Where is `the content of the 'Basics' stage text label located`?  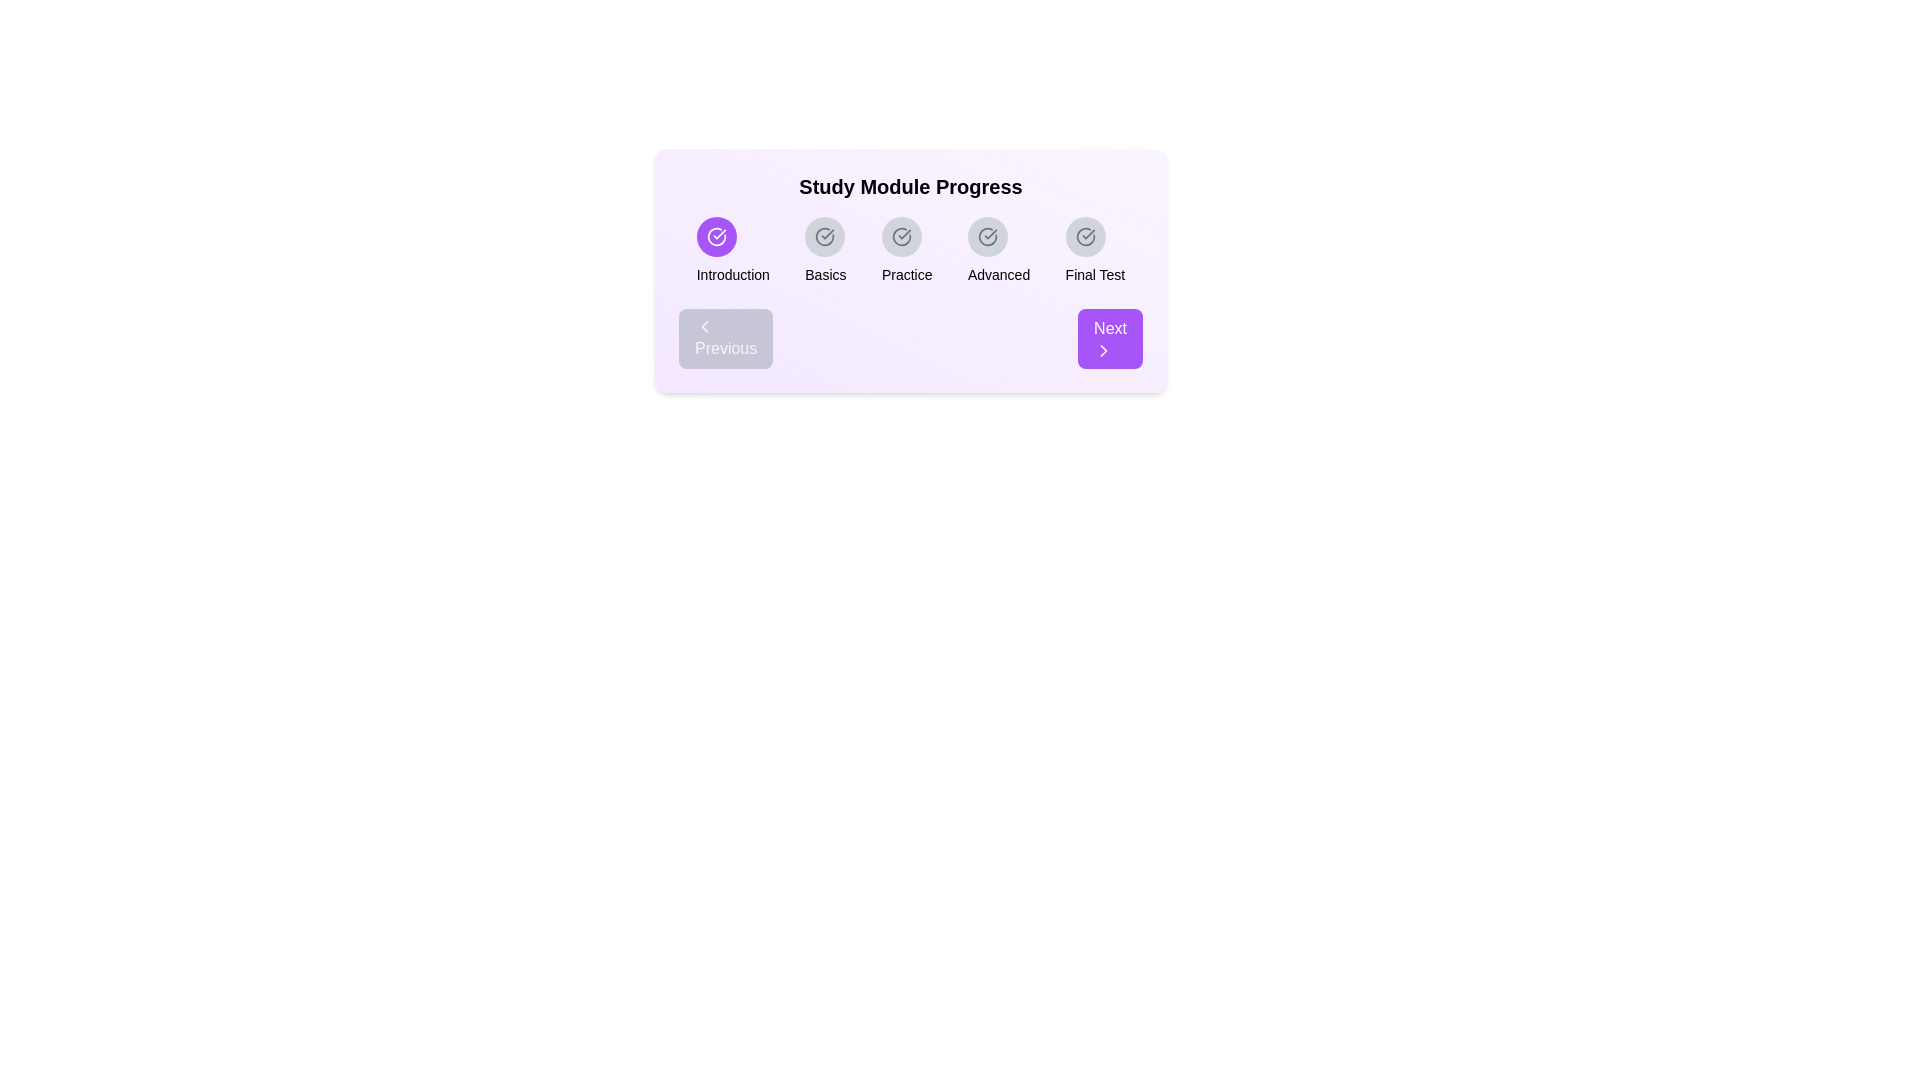 the content of the 'Basics' stage text label located is located at coordinates (825, 274).